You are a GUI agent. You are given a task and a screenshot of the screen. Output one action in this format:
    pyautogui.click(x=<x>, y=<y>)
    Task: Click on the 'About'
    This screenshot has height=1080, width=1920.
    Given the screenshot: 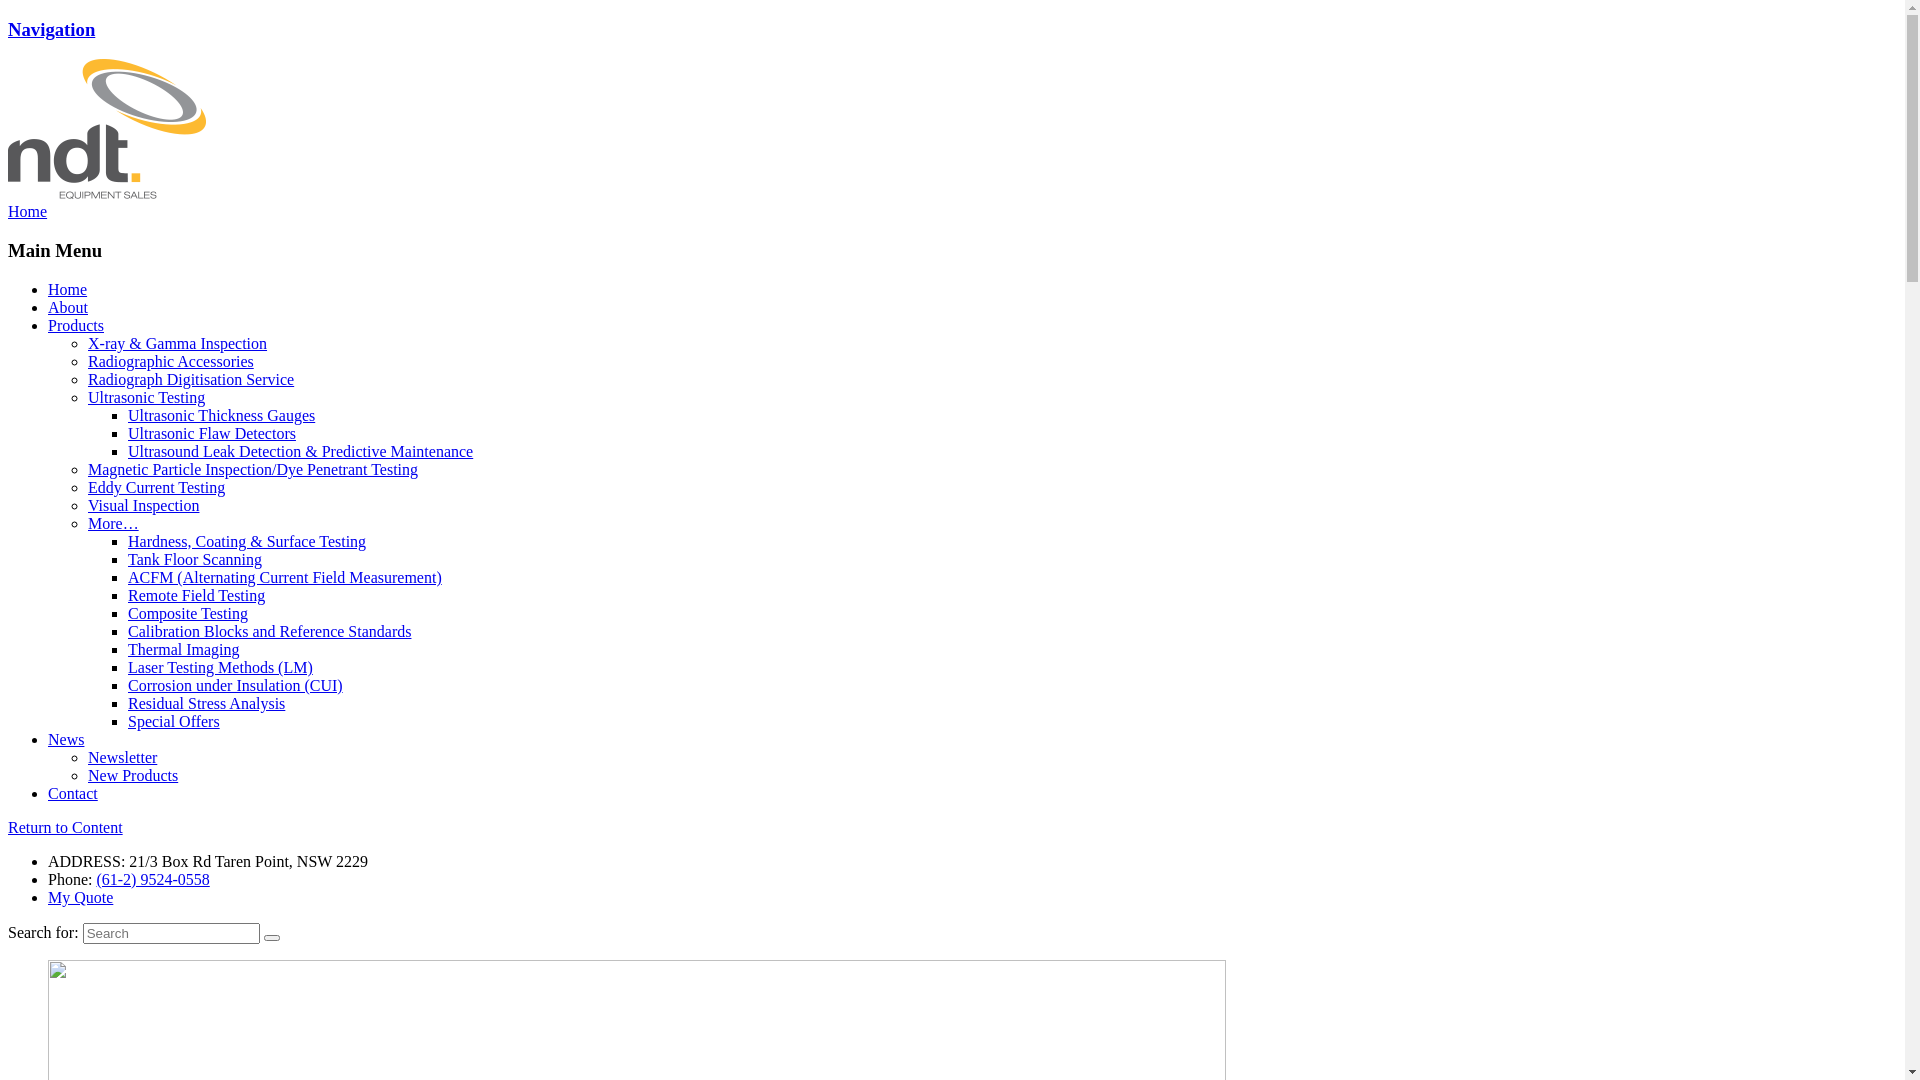 What is the action you would take?
    pyautogui.click(x=67, y=307)
    